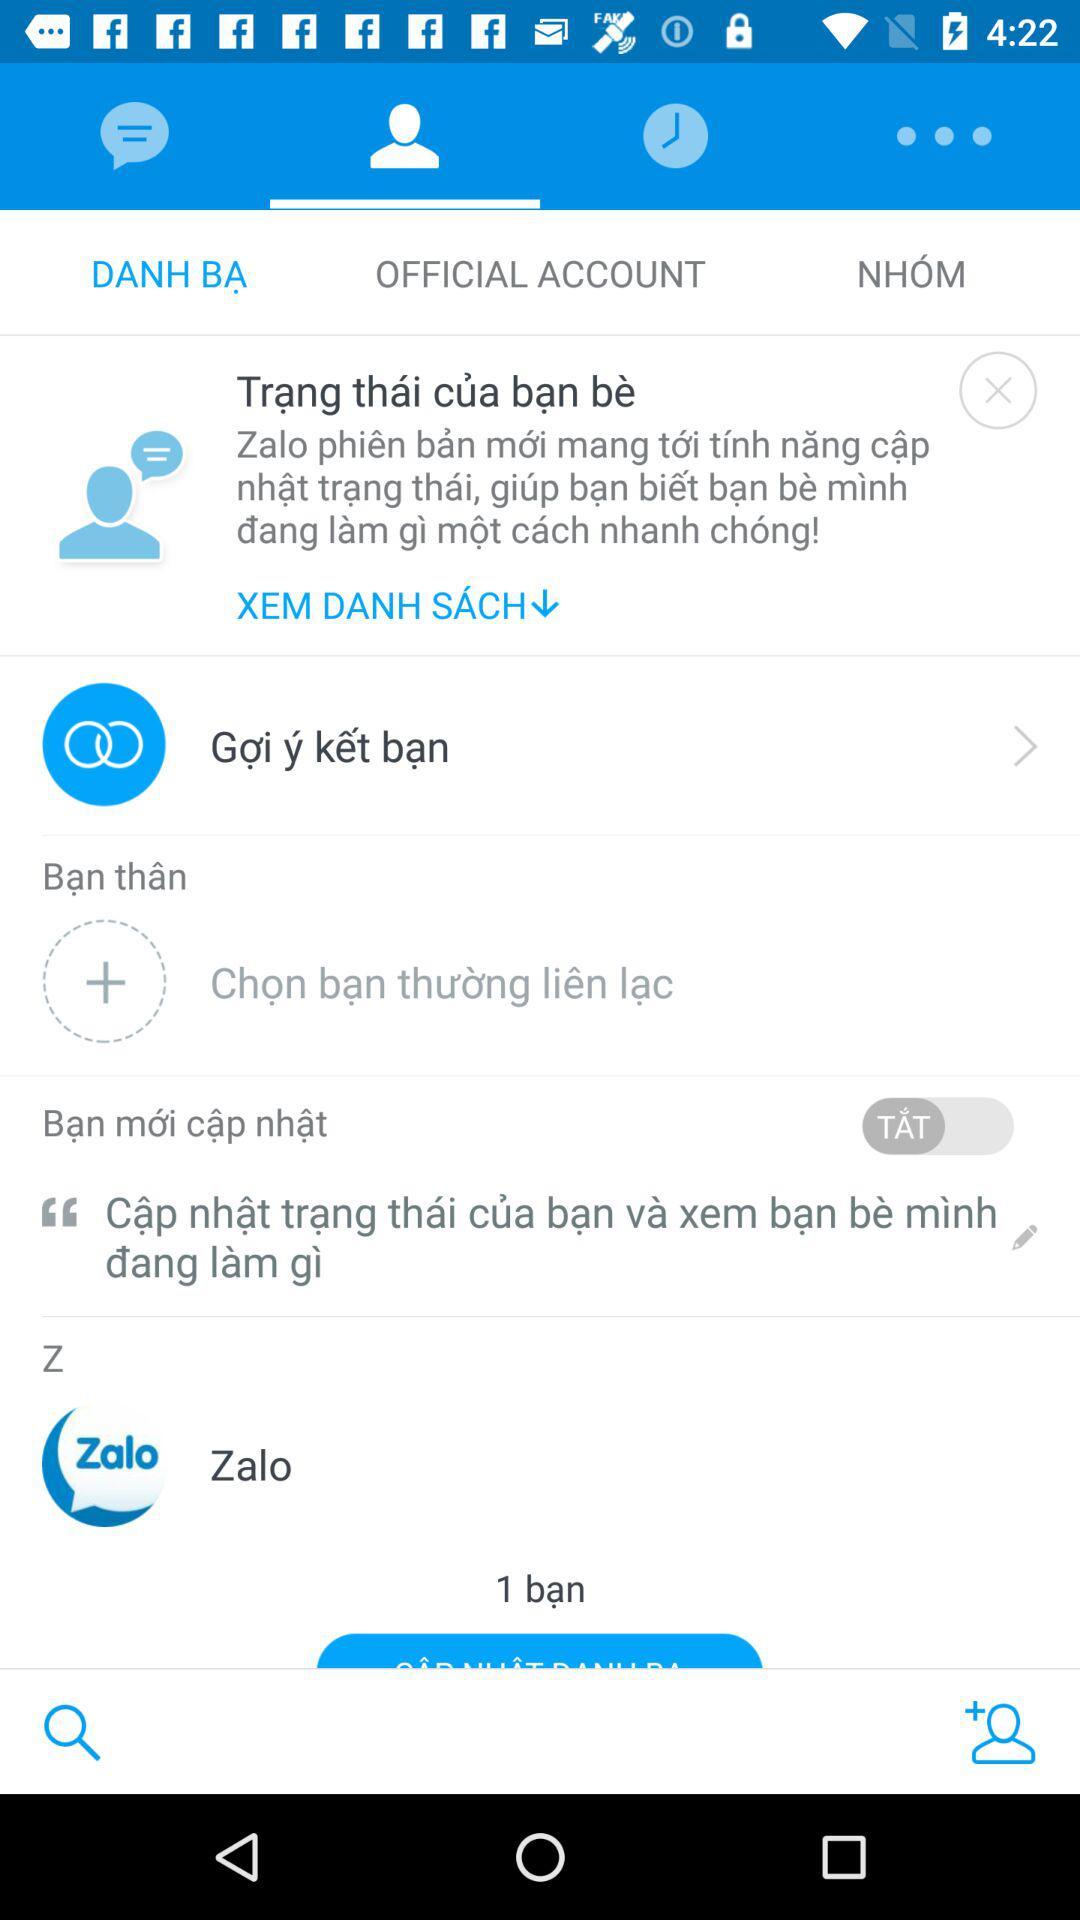  I want to click on item to the right of the official account, so click(911, 272).